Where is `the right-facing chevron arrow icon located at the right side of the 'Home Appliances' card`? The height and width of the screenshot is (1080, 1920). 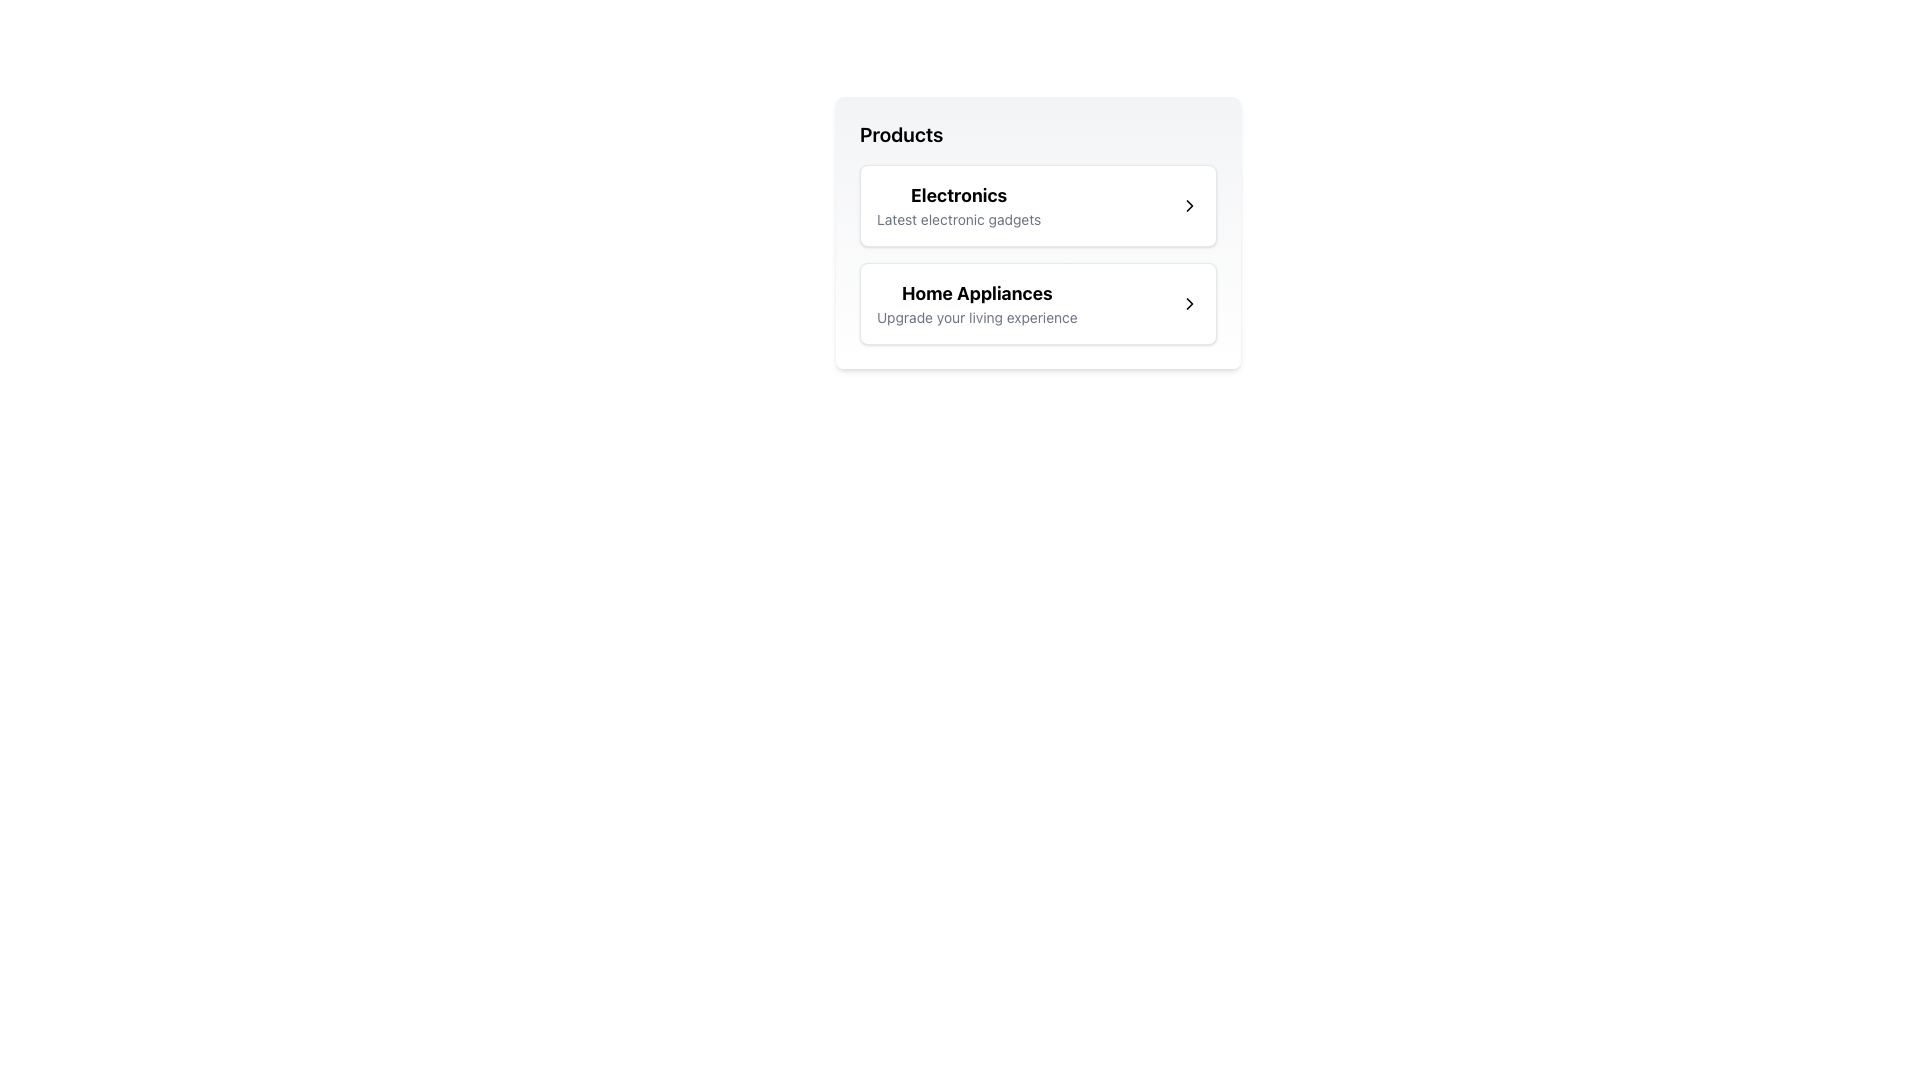
the right-facing chevron arrow icon located at the right side of the 'Home Appliances' card is located at coordinates (1190, 304).